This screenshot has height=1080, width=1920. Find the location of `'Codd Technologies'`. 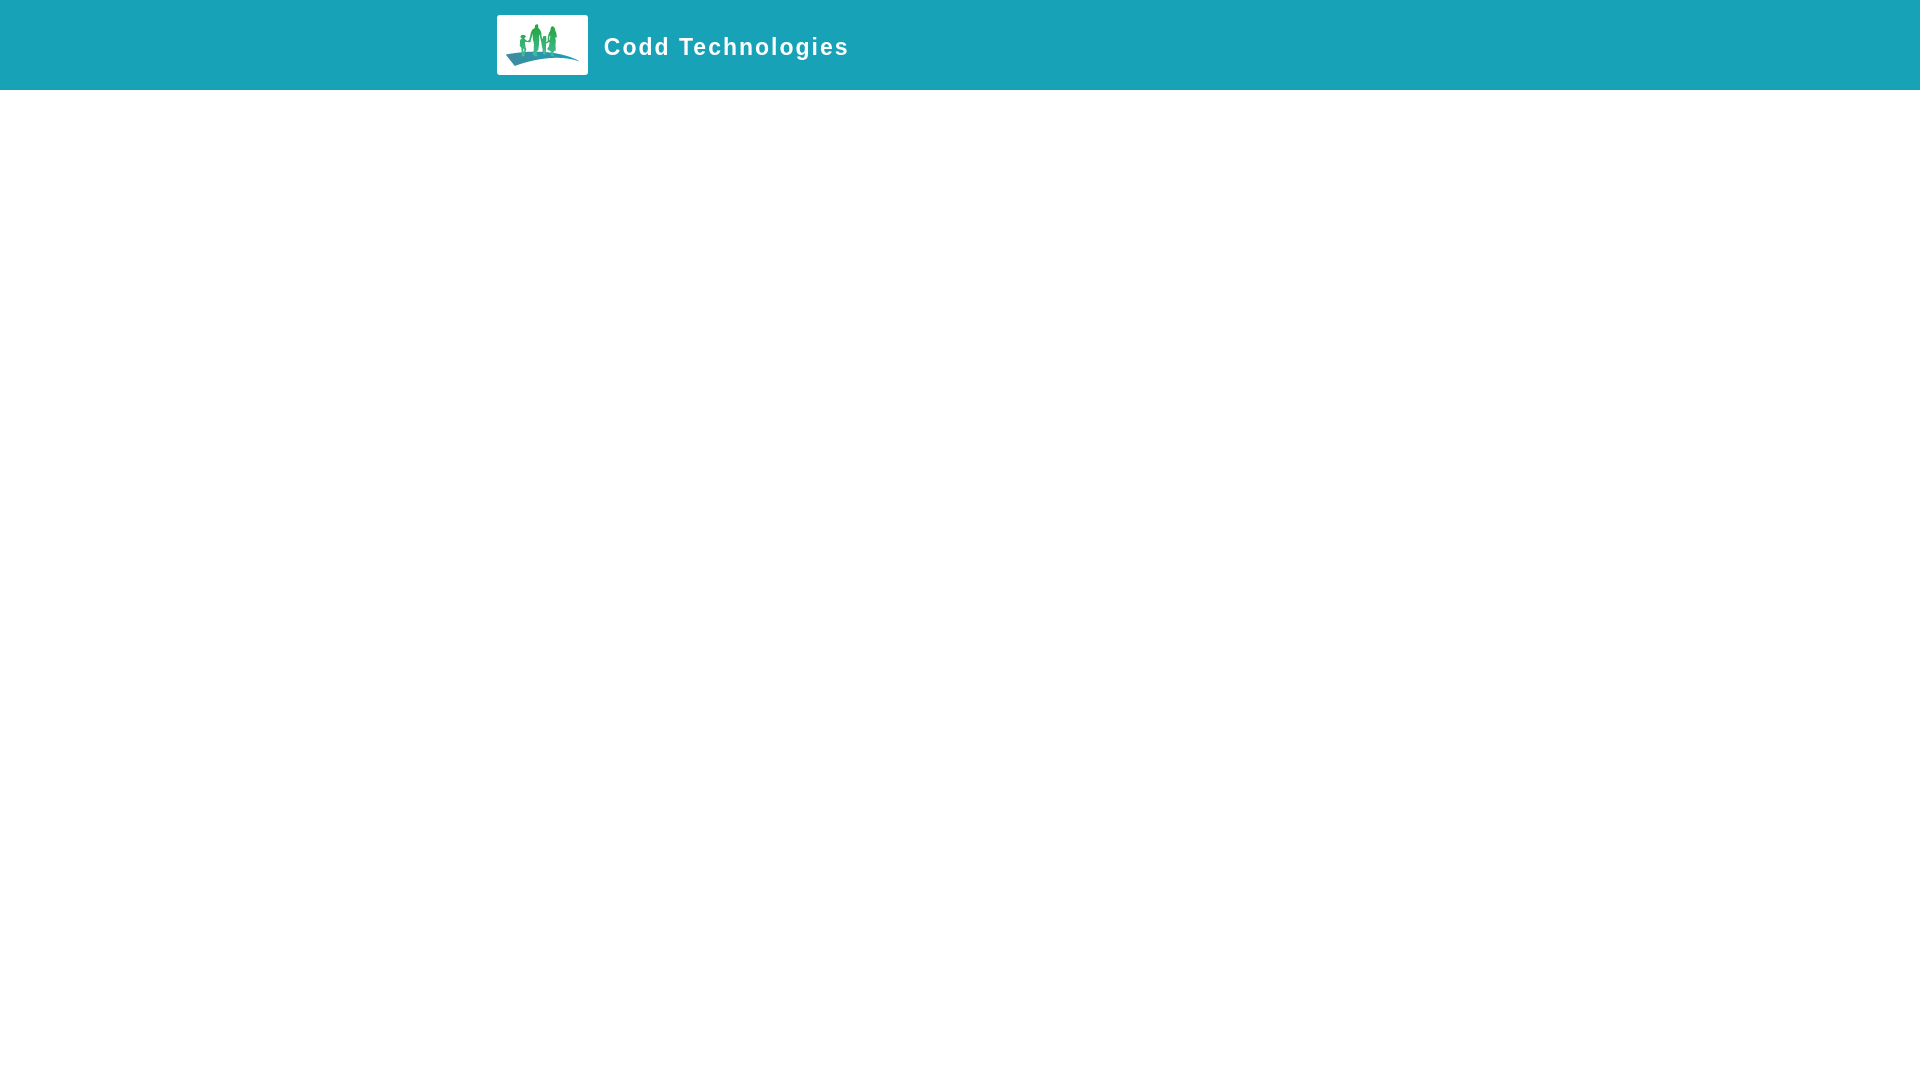

'Codd Technologies' is located at coordinates (725, 45).